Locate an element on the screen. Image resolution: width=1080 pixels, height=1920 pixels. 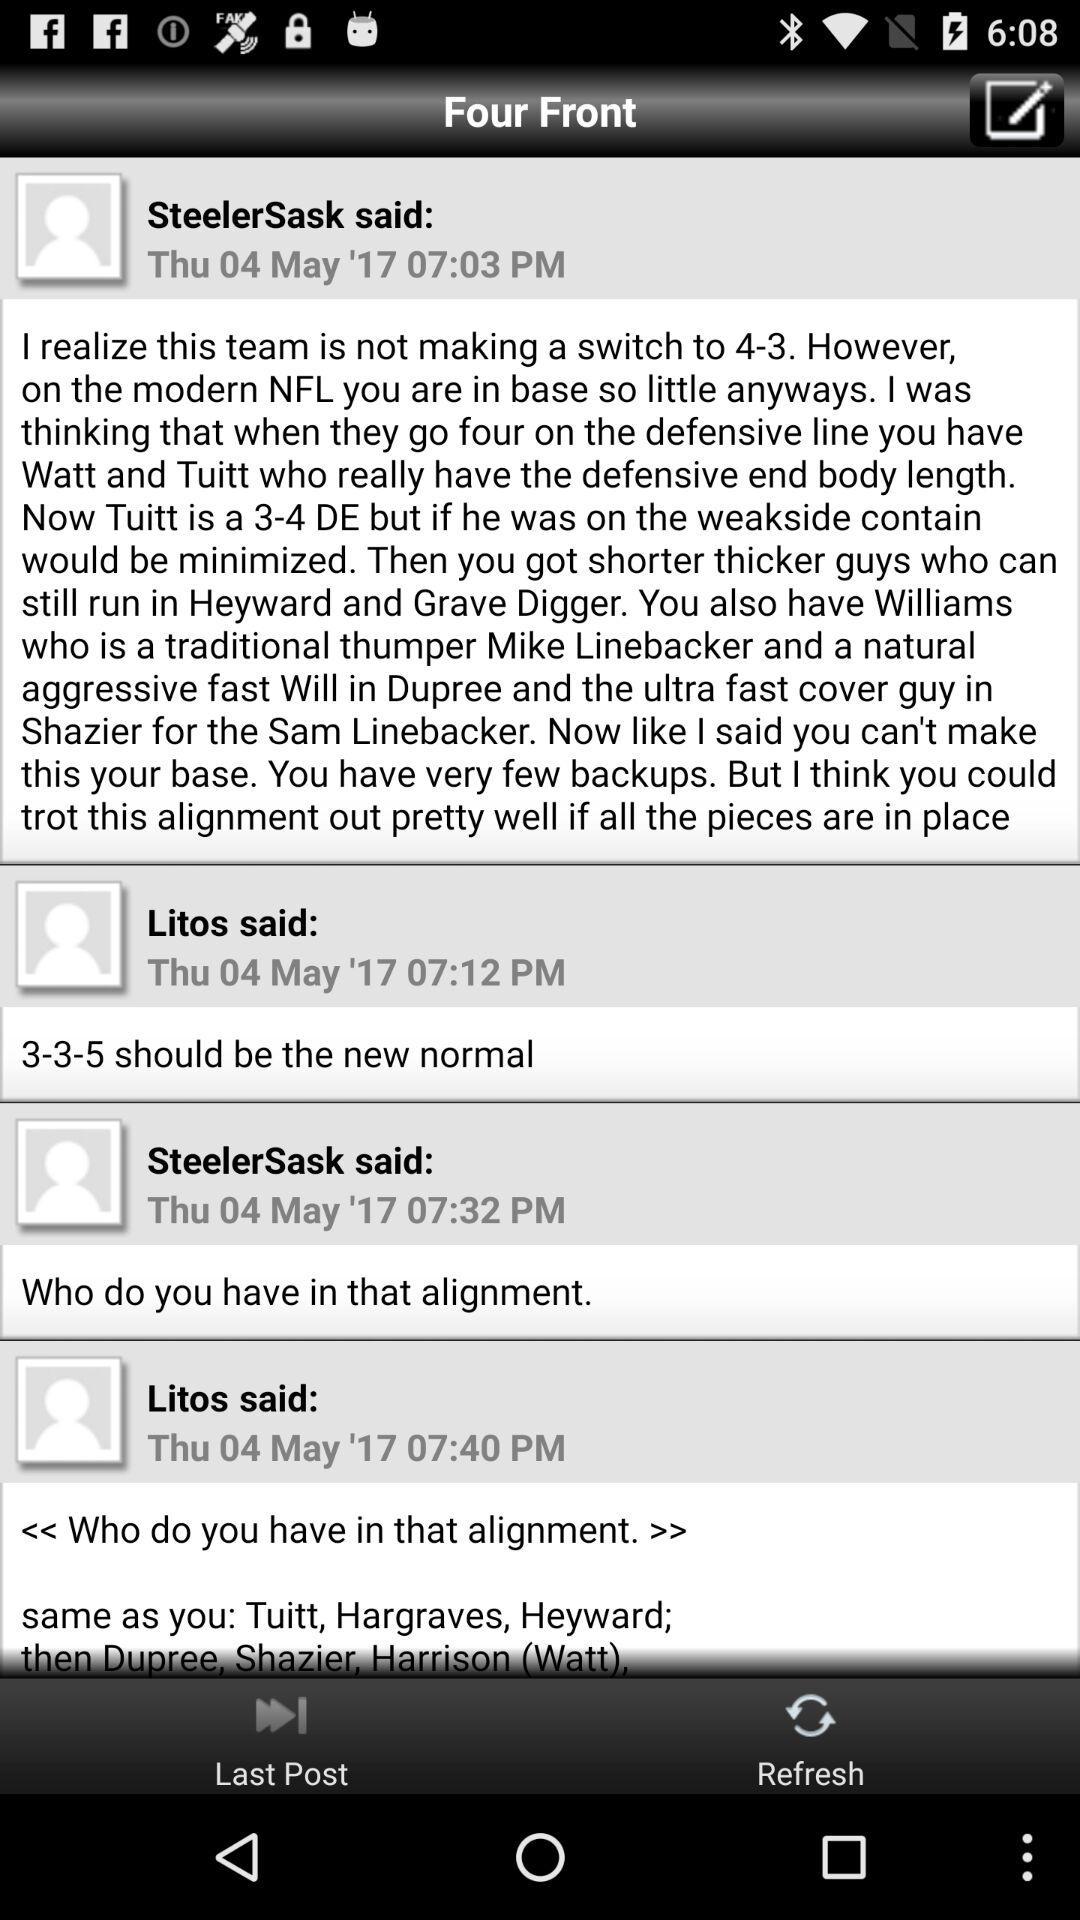
write post is located at coordinates (1017, 109).